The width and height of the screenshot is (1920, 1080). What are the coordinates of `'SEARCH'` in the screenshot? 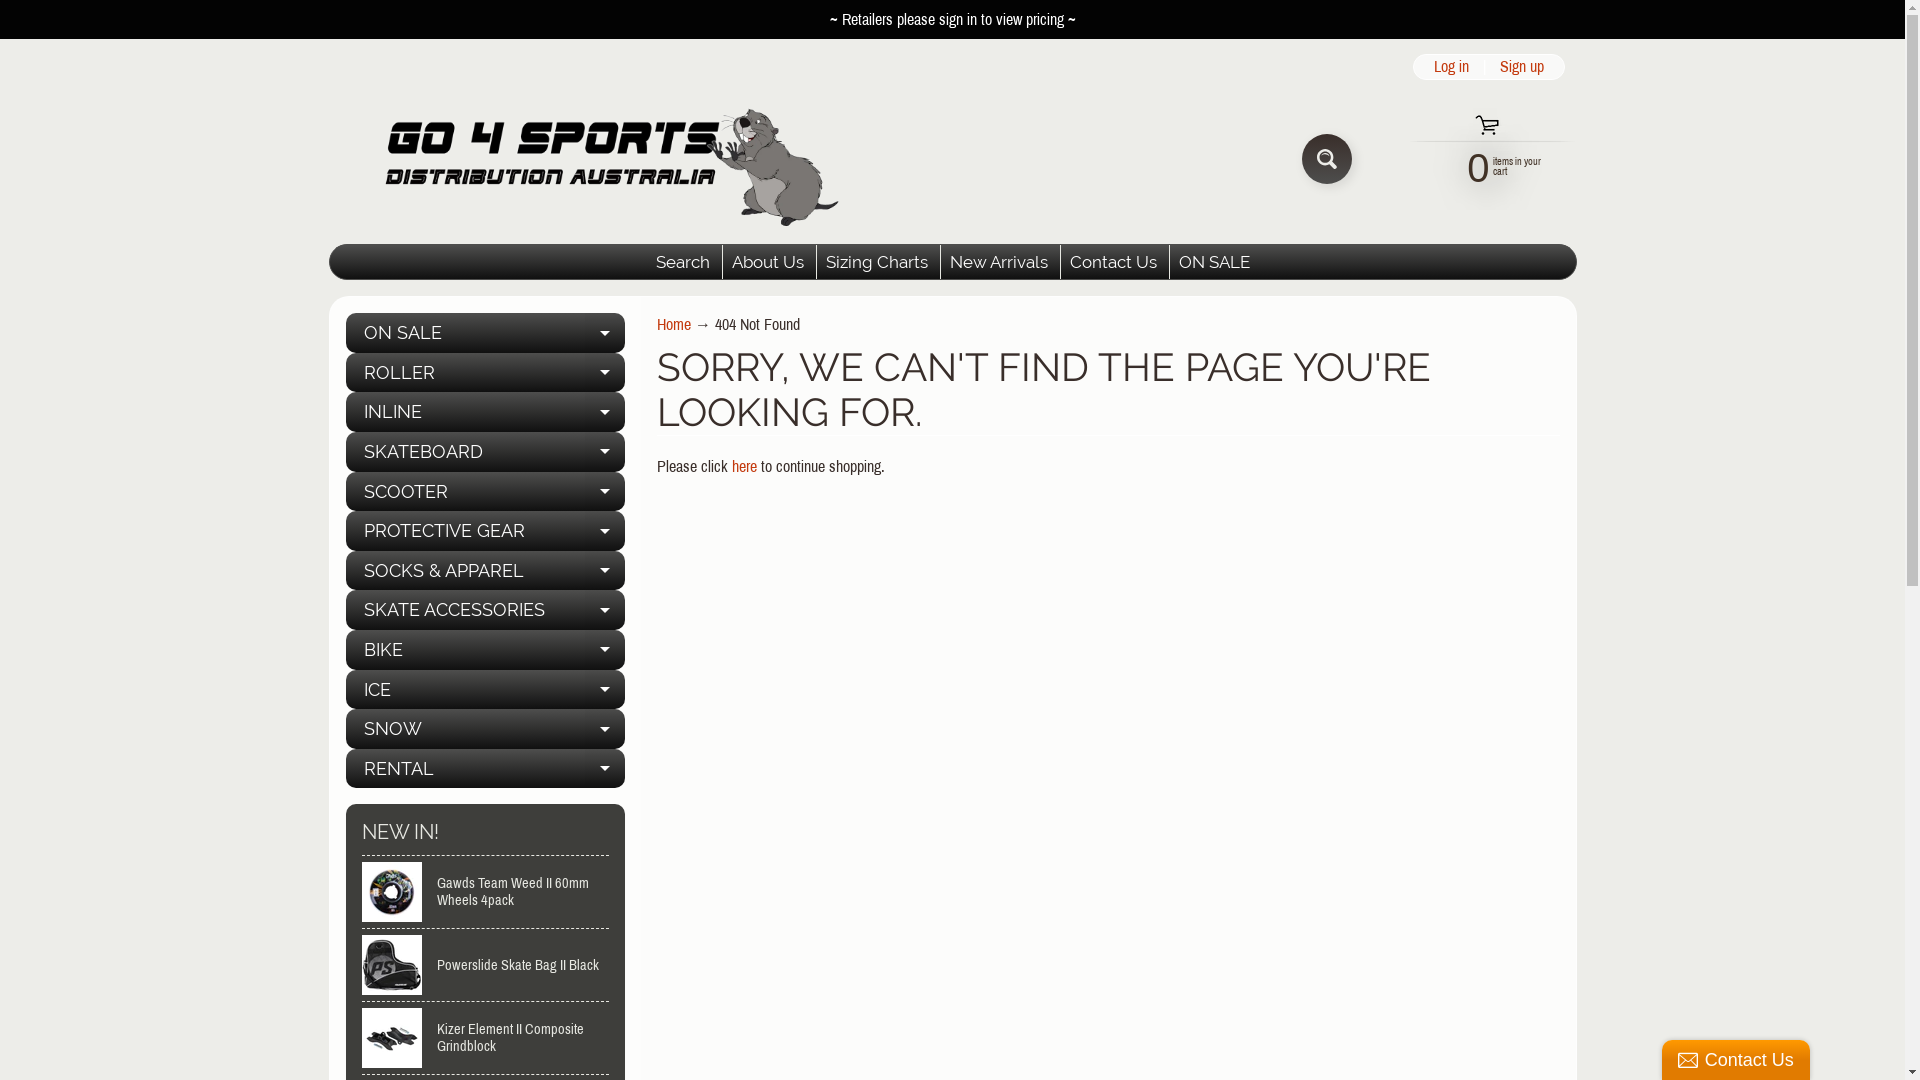 It's located at (1326, 157).